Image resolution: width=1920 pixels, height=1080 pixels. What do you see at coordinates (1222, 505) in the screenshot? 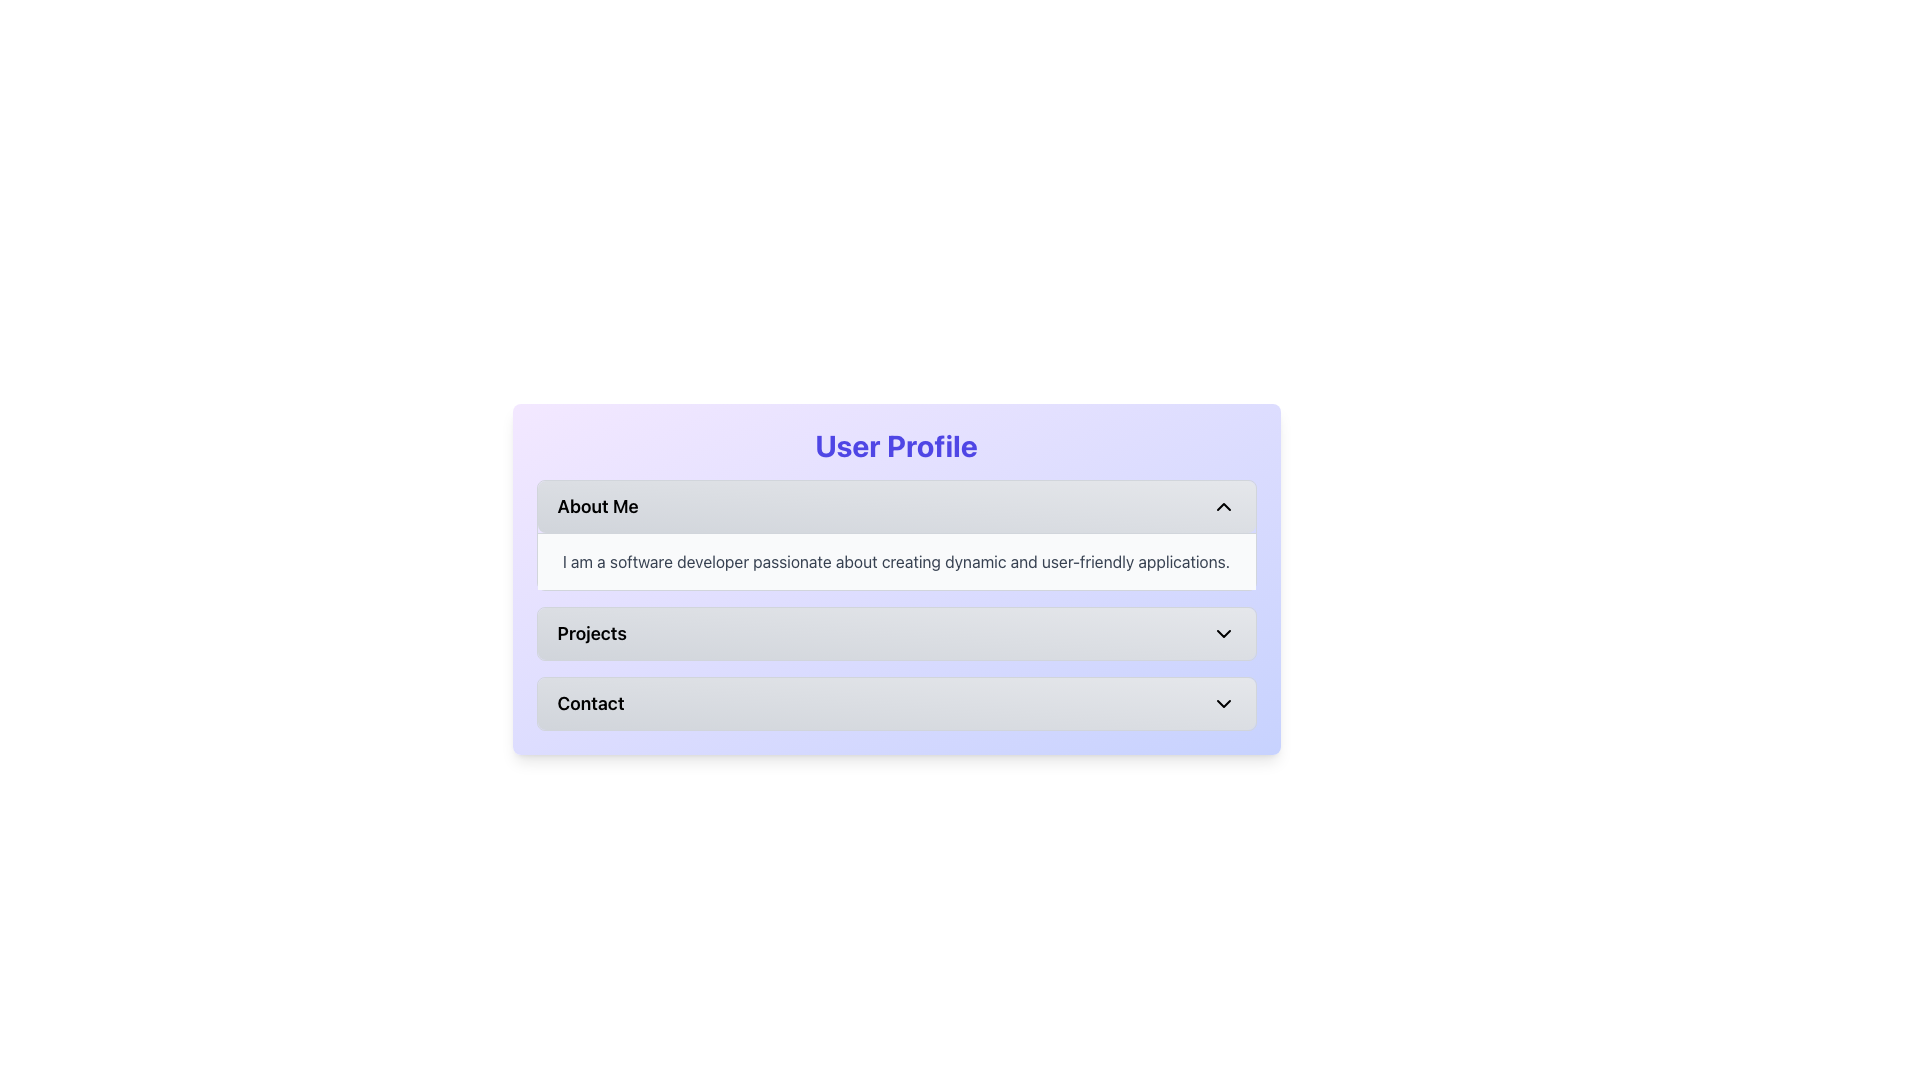
I see `the upward-pointing chevron icon that collapses the 'About Me' section` at bounding box center [1222, 505].